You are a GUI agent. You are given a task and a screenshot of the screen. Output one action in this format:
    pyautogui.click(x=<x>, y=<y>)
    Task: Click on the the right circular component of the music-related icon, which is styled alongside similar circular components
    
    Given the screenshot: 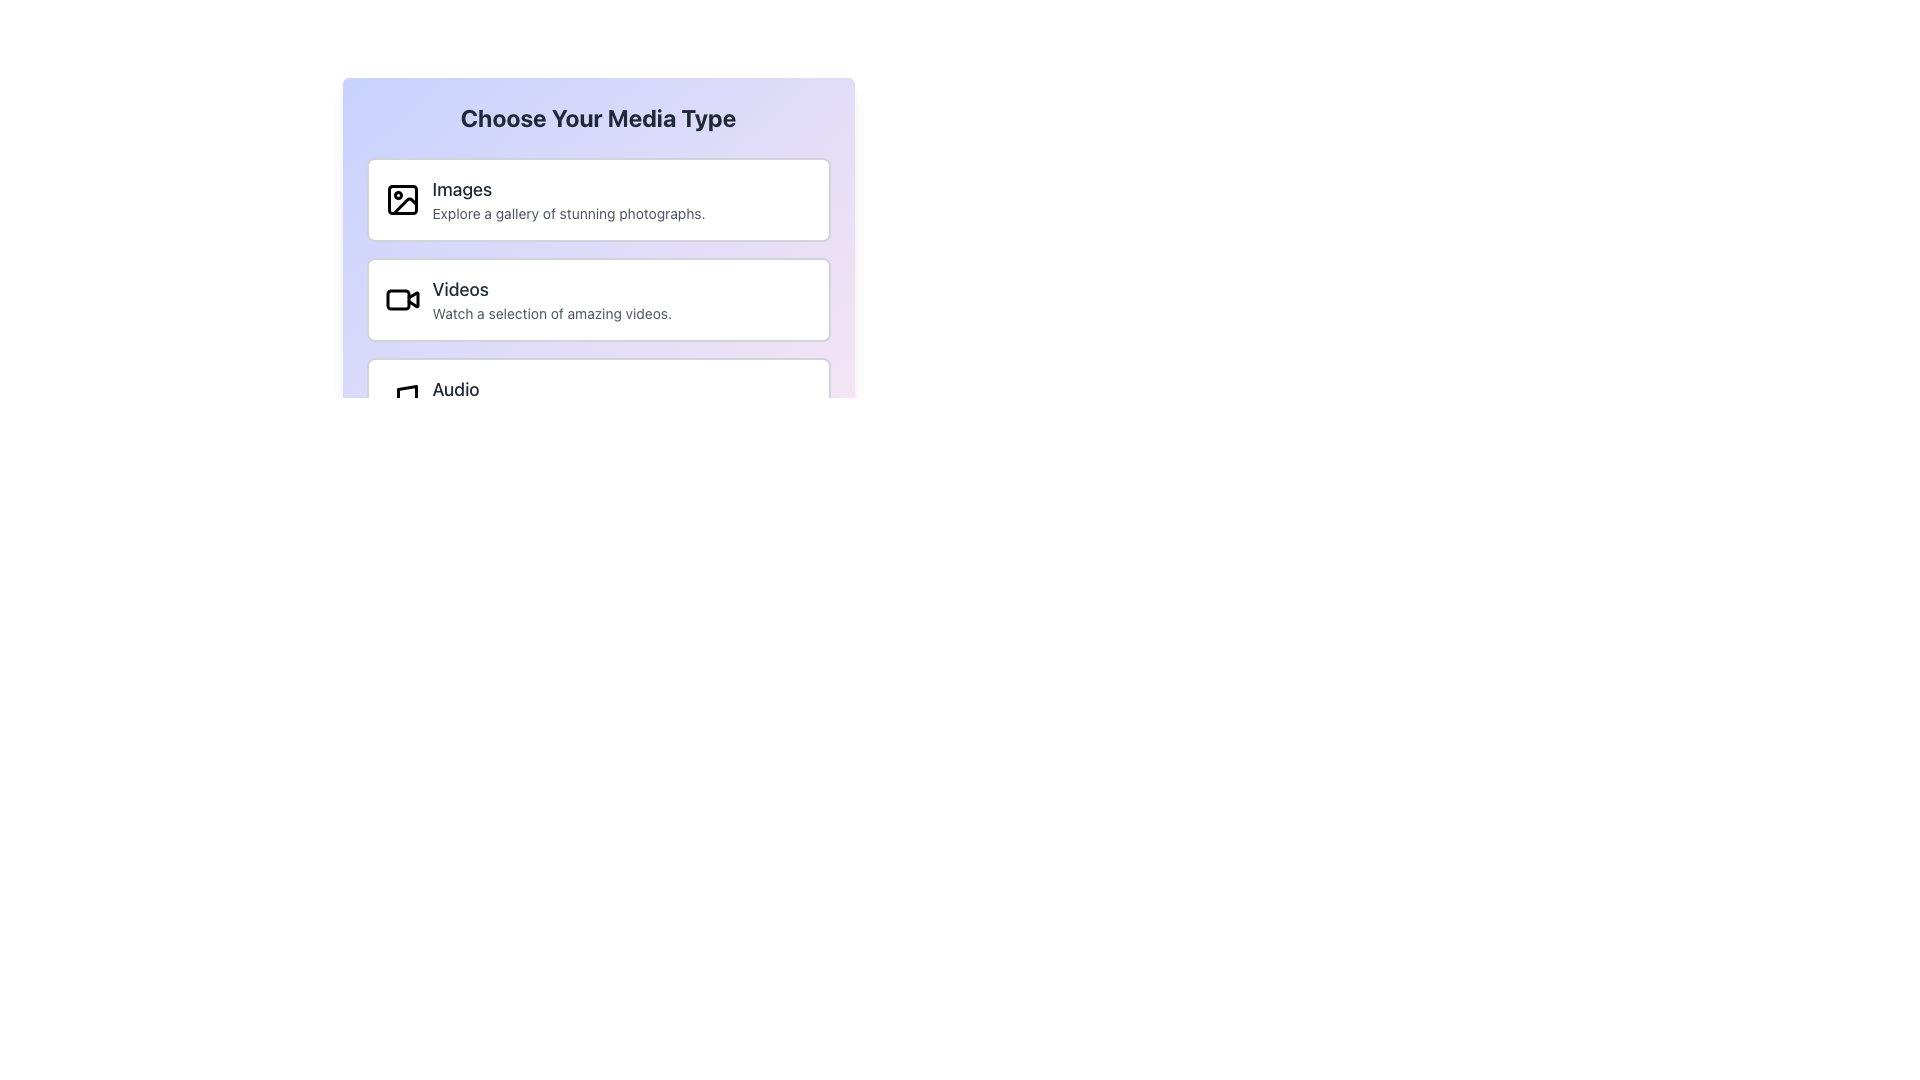 What is the action you would take?
    pyautogui.click(x=410, y=405)
    